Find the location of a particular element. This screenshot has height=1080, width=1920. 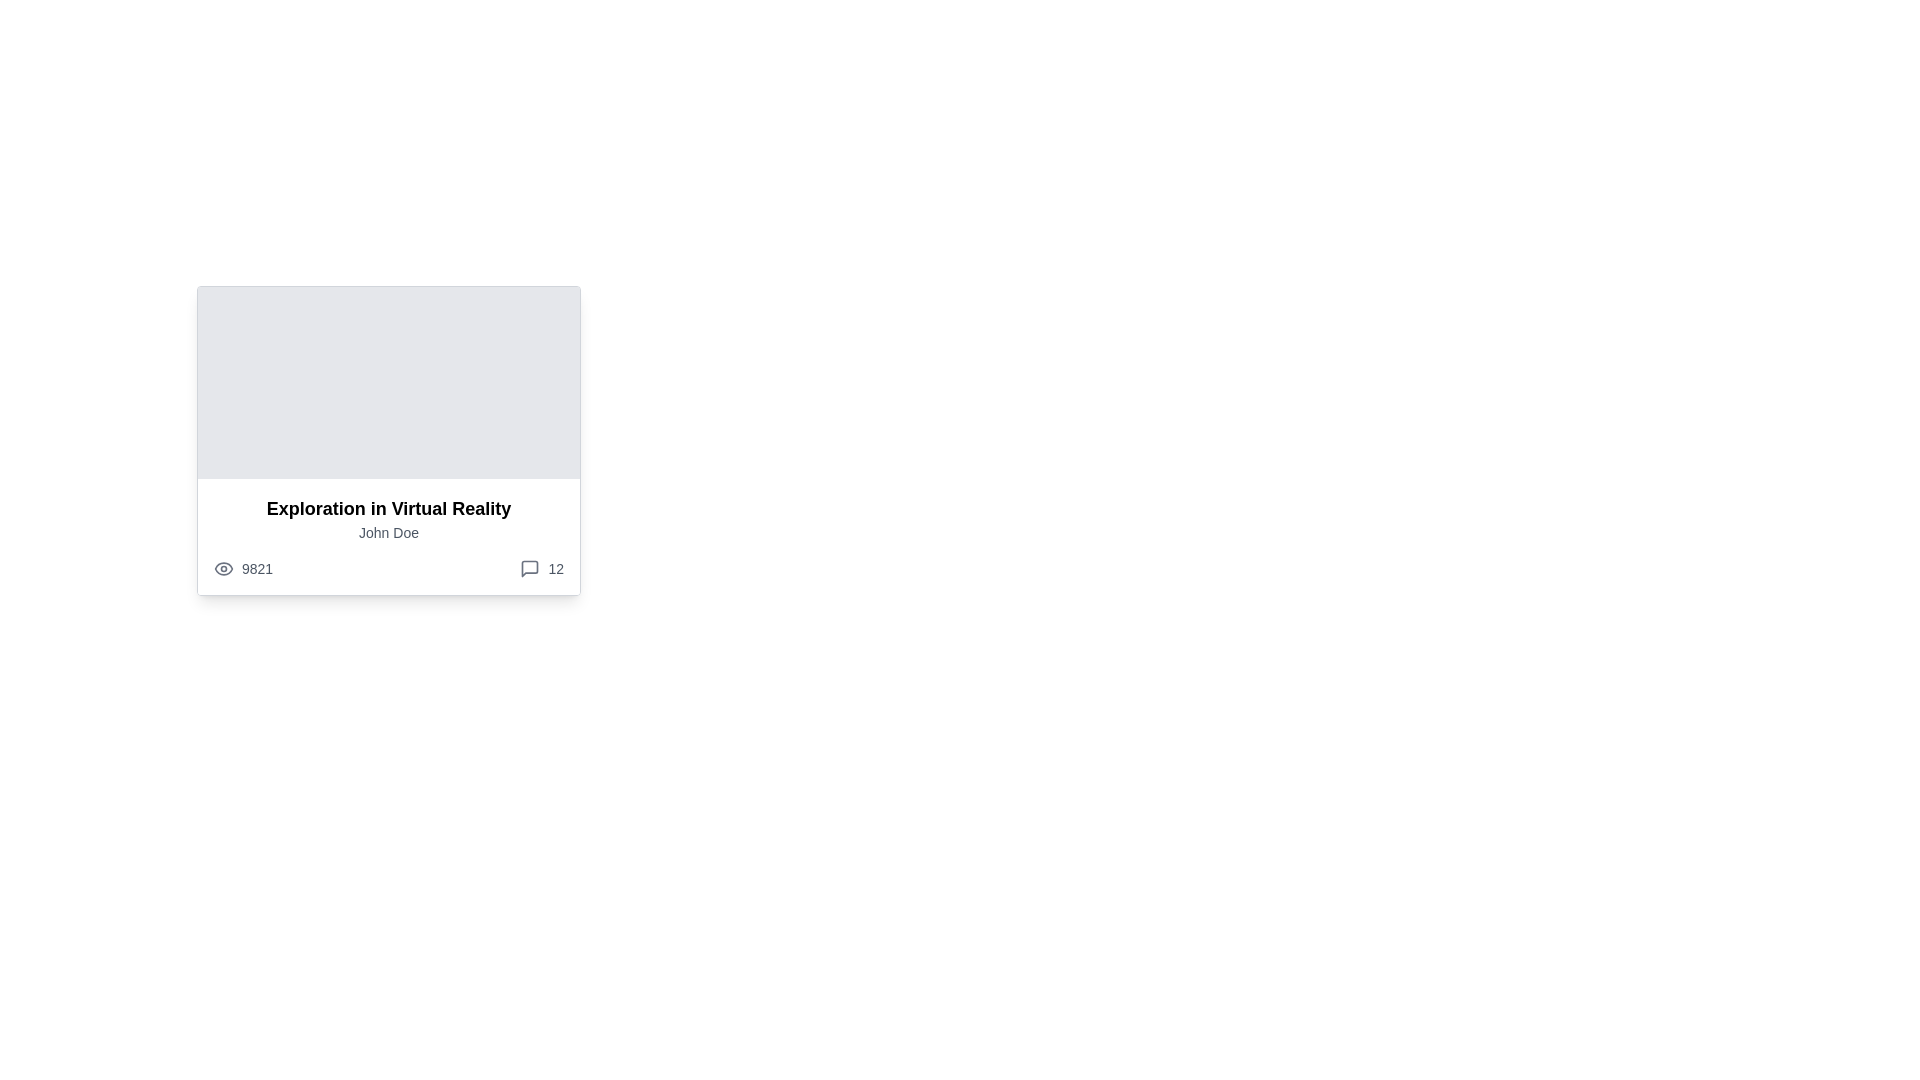

the message square icon styled in gray lines with a hollow center, located in the bottom right section of the card beneath the text 'Exploration in Virtual Reality - John Doe' is located at coordinates (530, 569).